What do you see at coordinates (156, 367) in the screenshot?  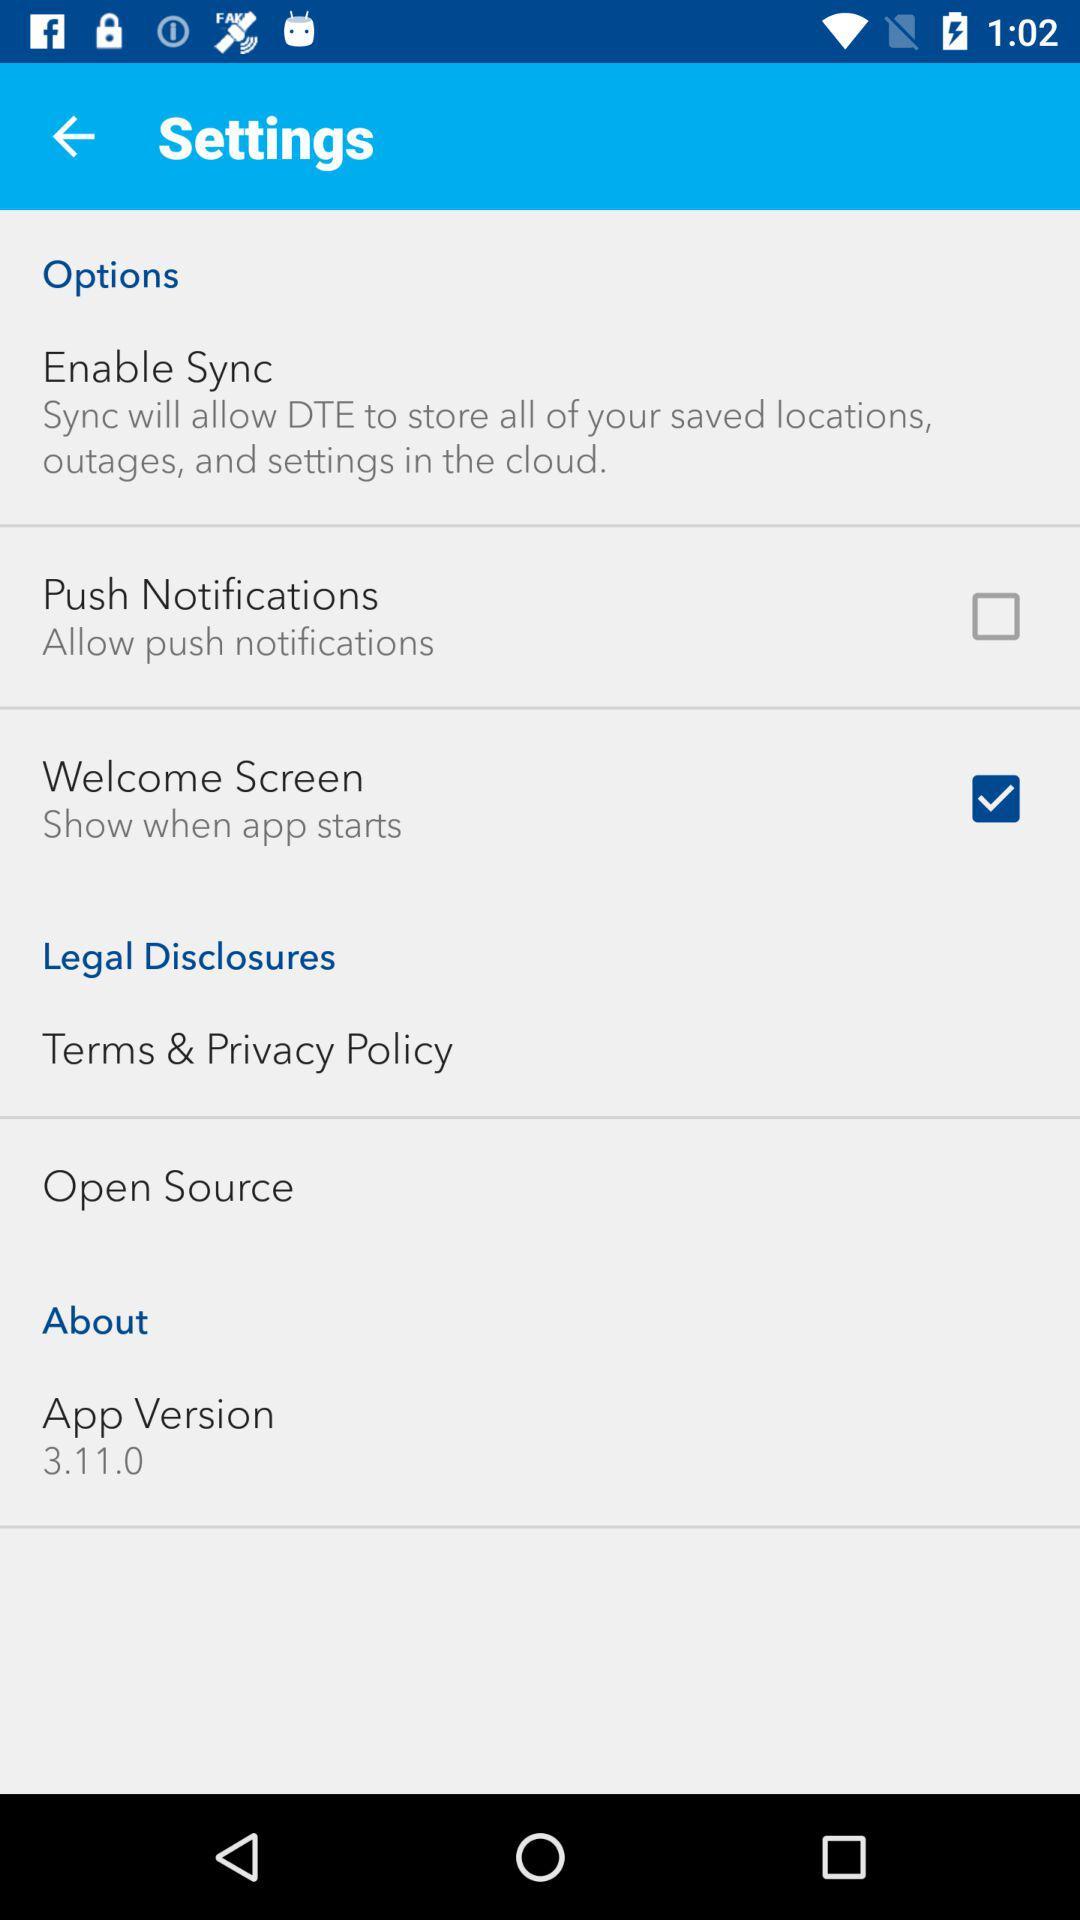 I see `item above the sync will allow icon` at bounding box center [156, 367].